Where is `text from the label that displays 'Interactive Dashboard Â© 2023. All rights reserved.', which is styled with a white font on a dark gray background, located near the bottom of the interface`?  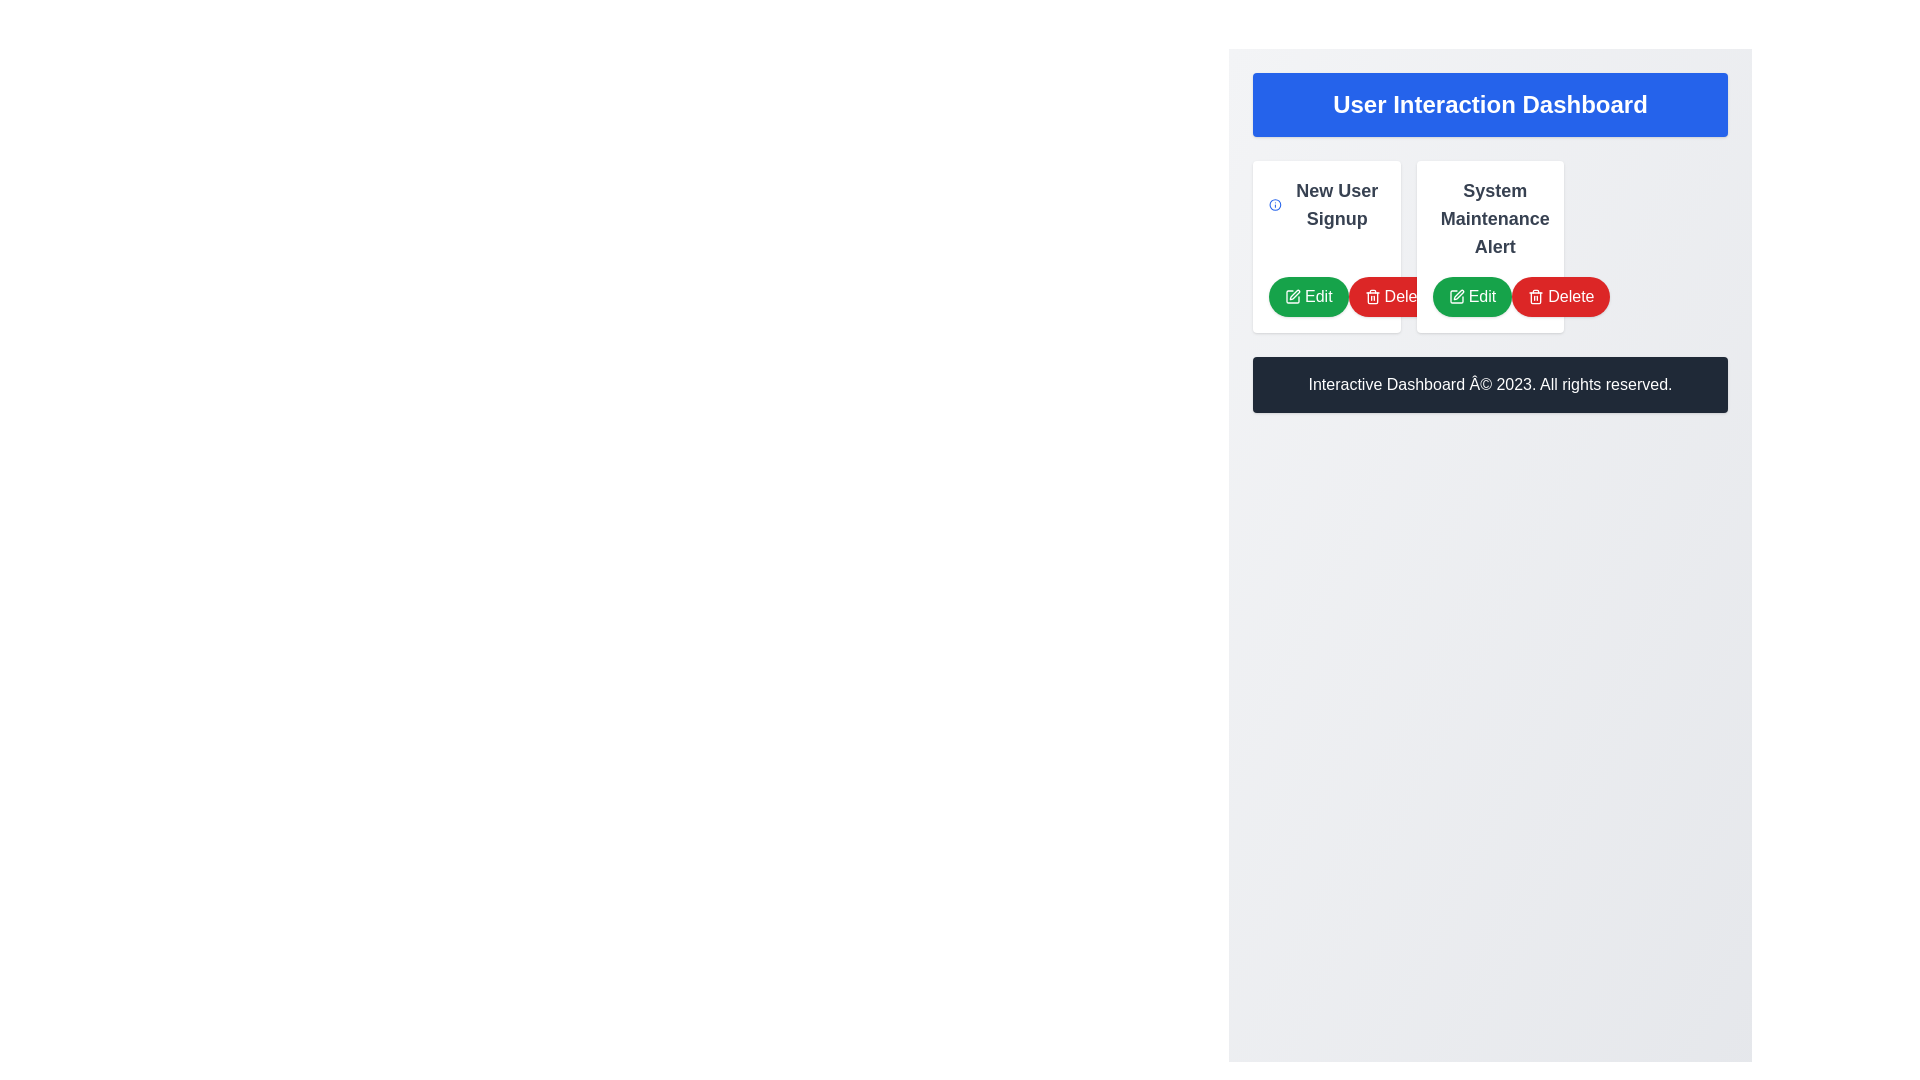 text from the label that displays 'Interactive Dashboard Â© 2023. All rights reserved.', which is styled with a white font on a dark gray background, located near the bottom of the interface is located at coordinates (1490, 385).